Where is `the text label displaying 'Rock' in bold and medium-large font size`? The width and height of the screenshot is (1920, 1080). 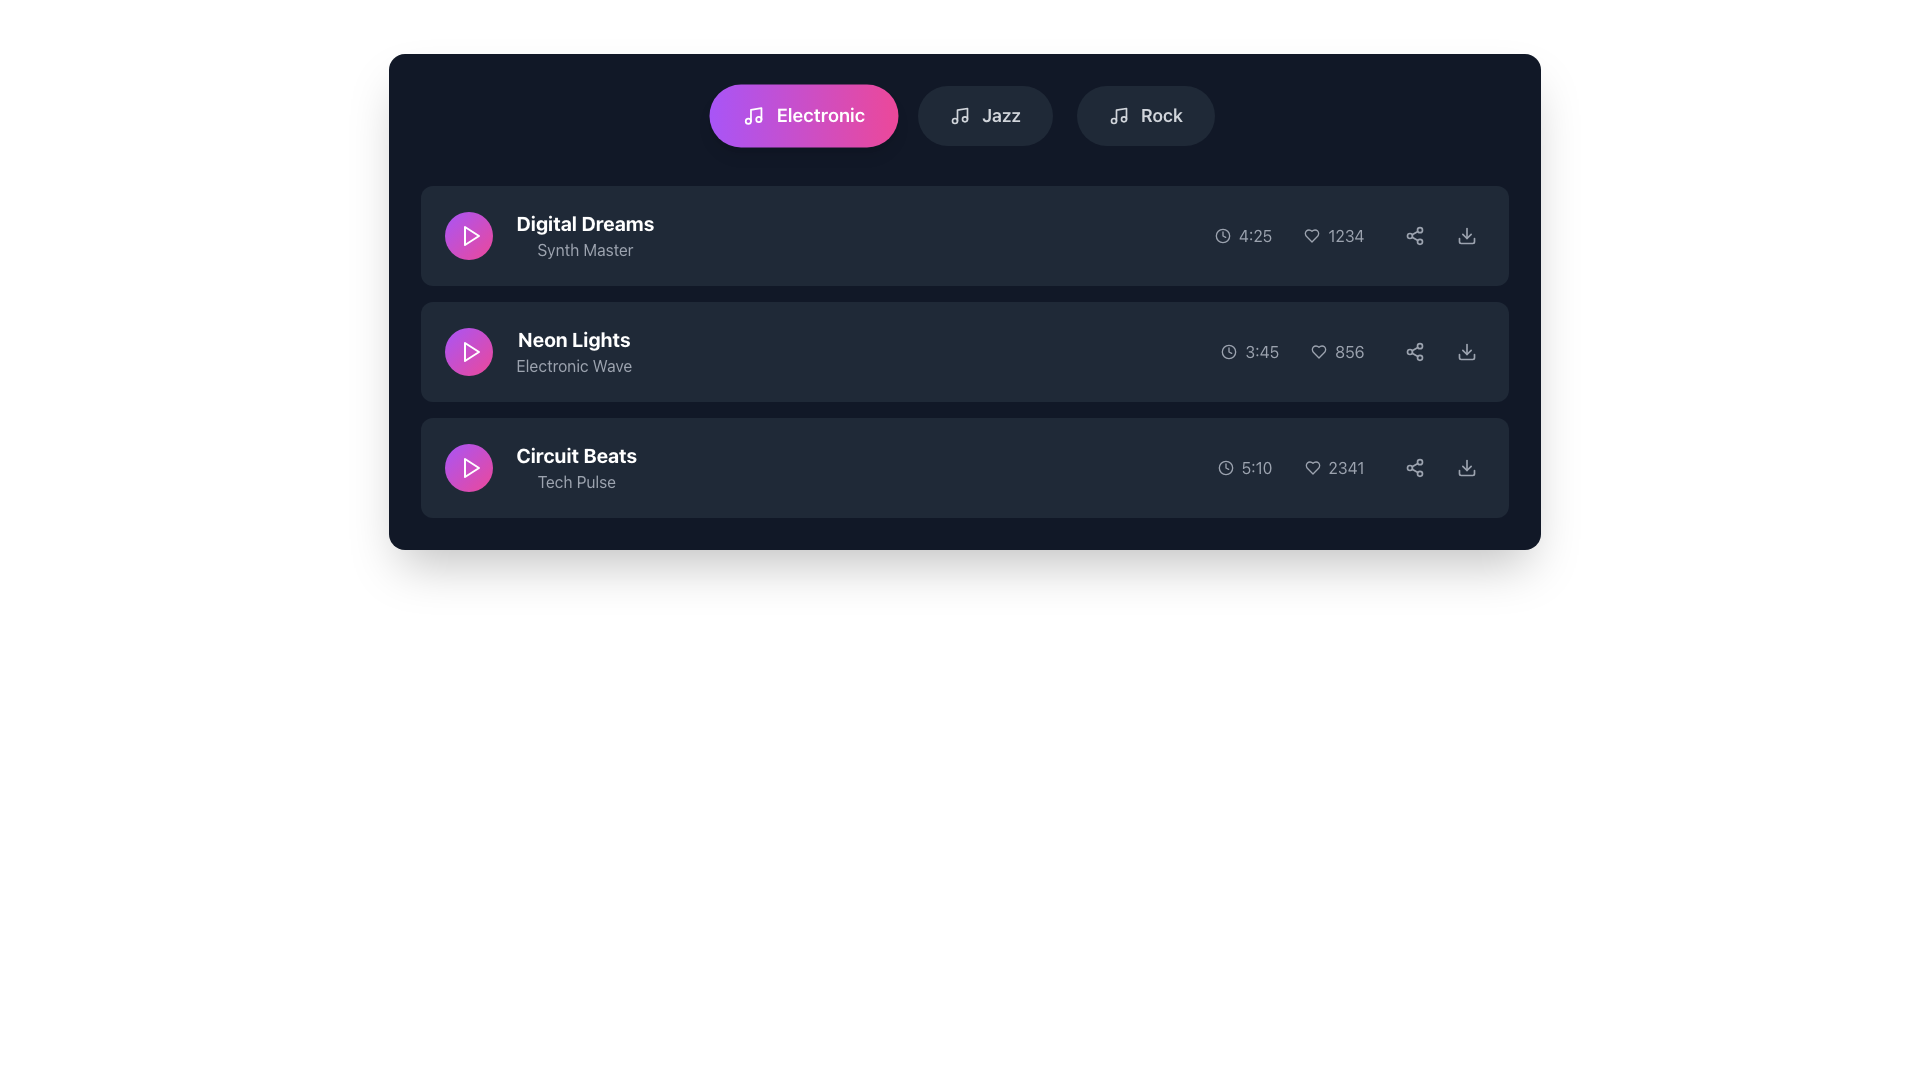 the text label displaying 'Rock' in bold and medium-large font size is located at coordinates (1161, 115).